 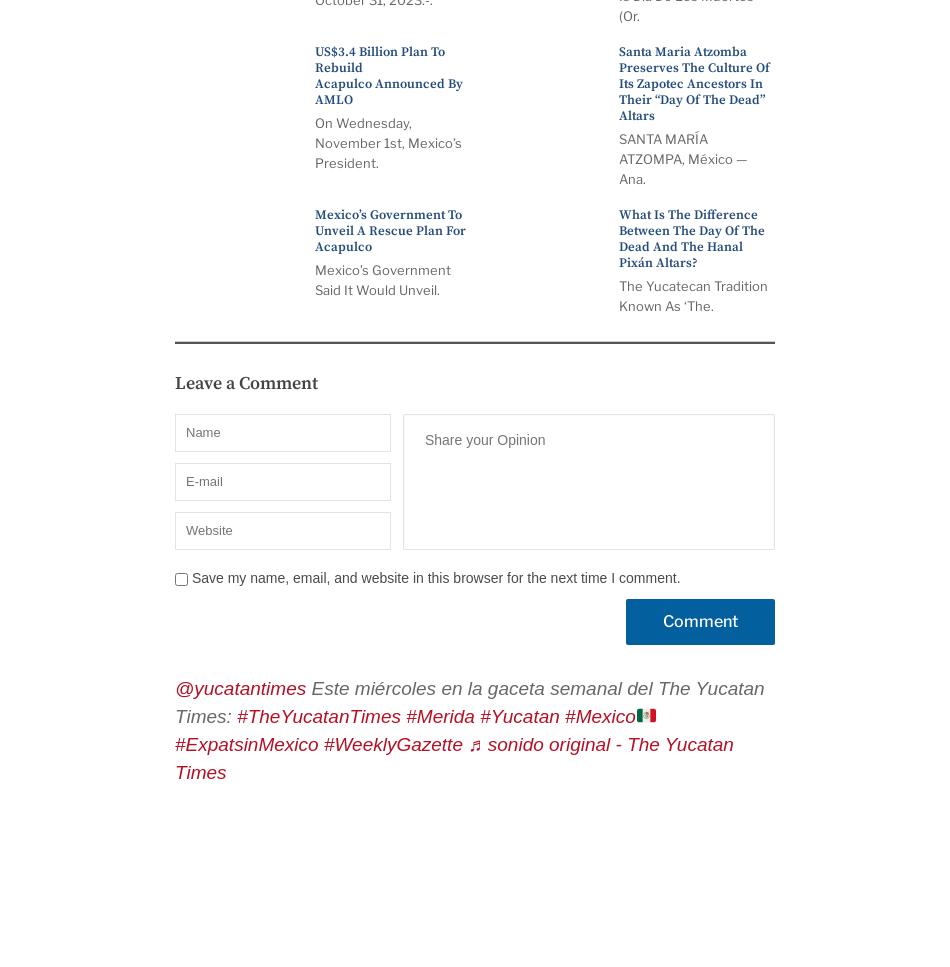 I want to click on '#ExpatsinMexico', so click(x=245, y=744).